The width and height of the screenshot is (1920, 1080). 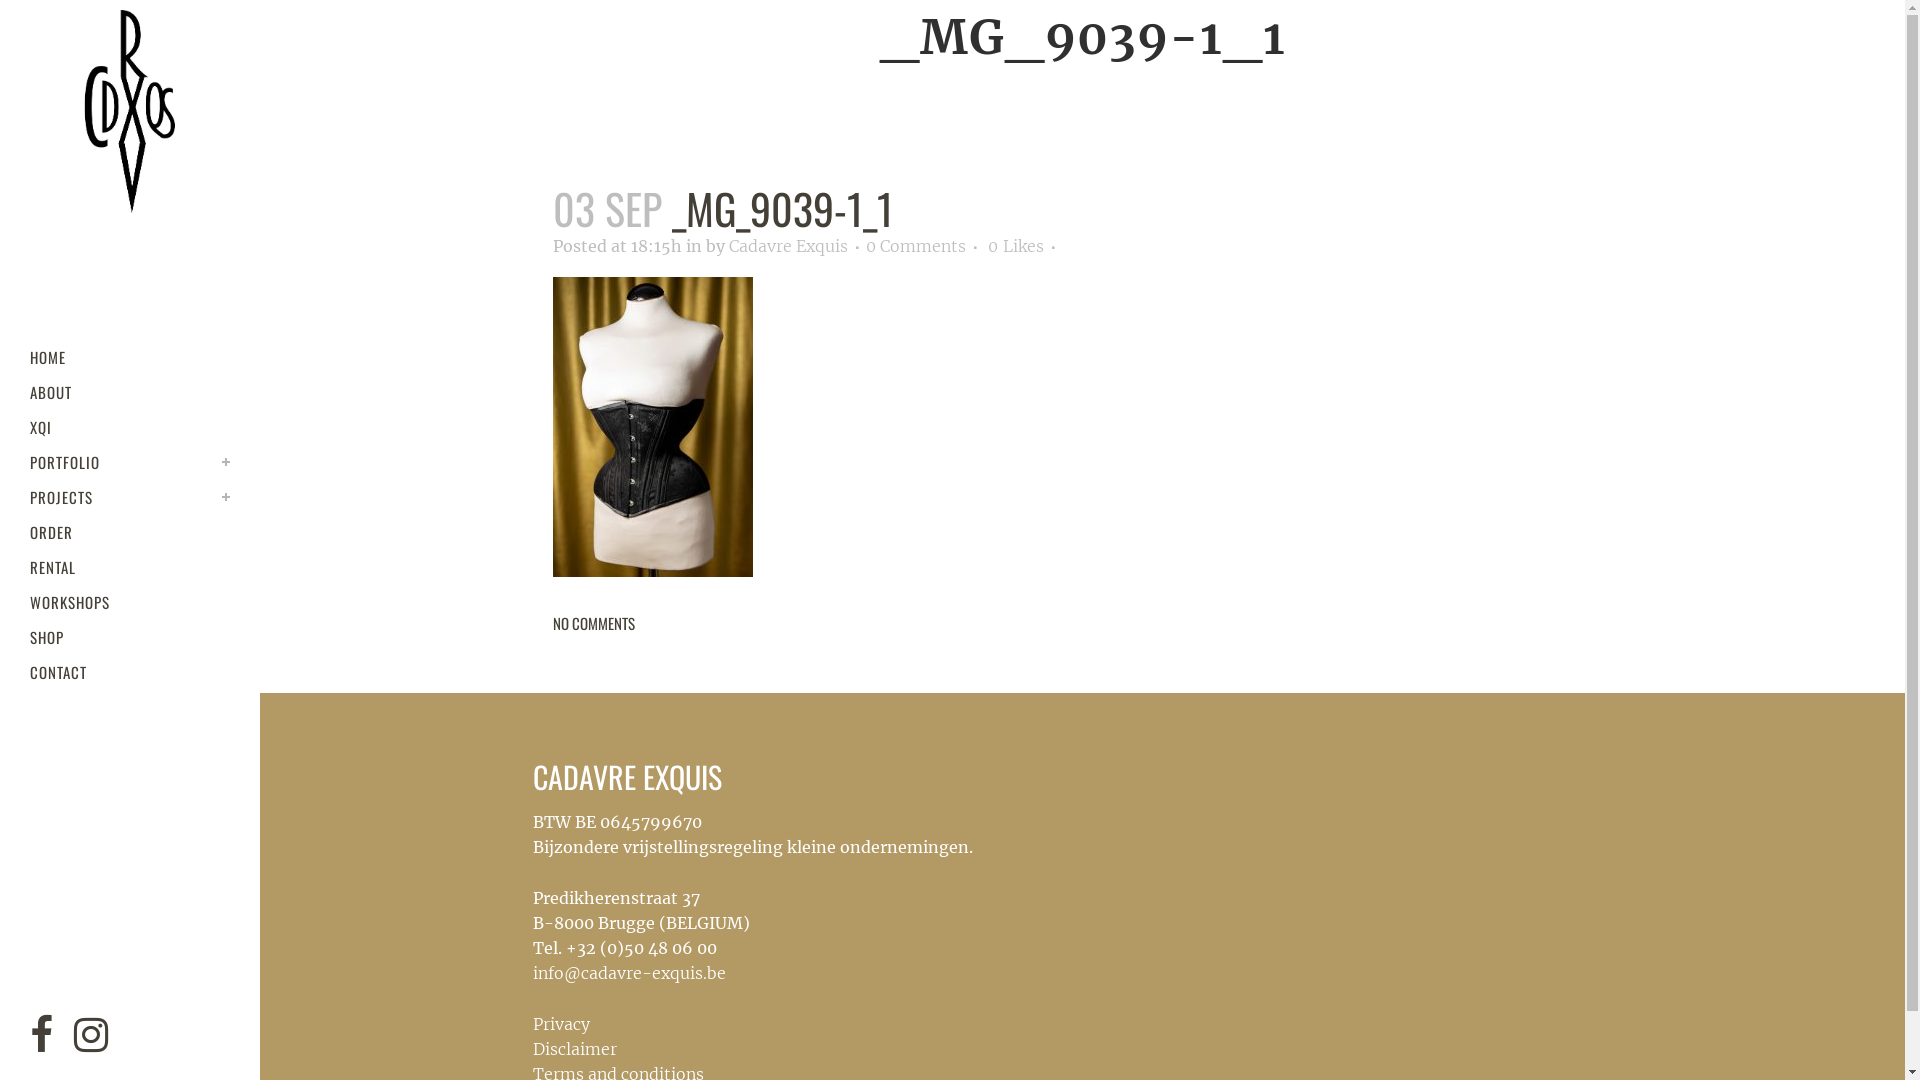 What do you see at coordinates (915, 245) in the screenshot?
I see `'0 Comments'` at bounding box center [915, 245].